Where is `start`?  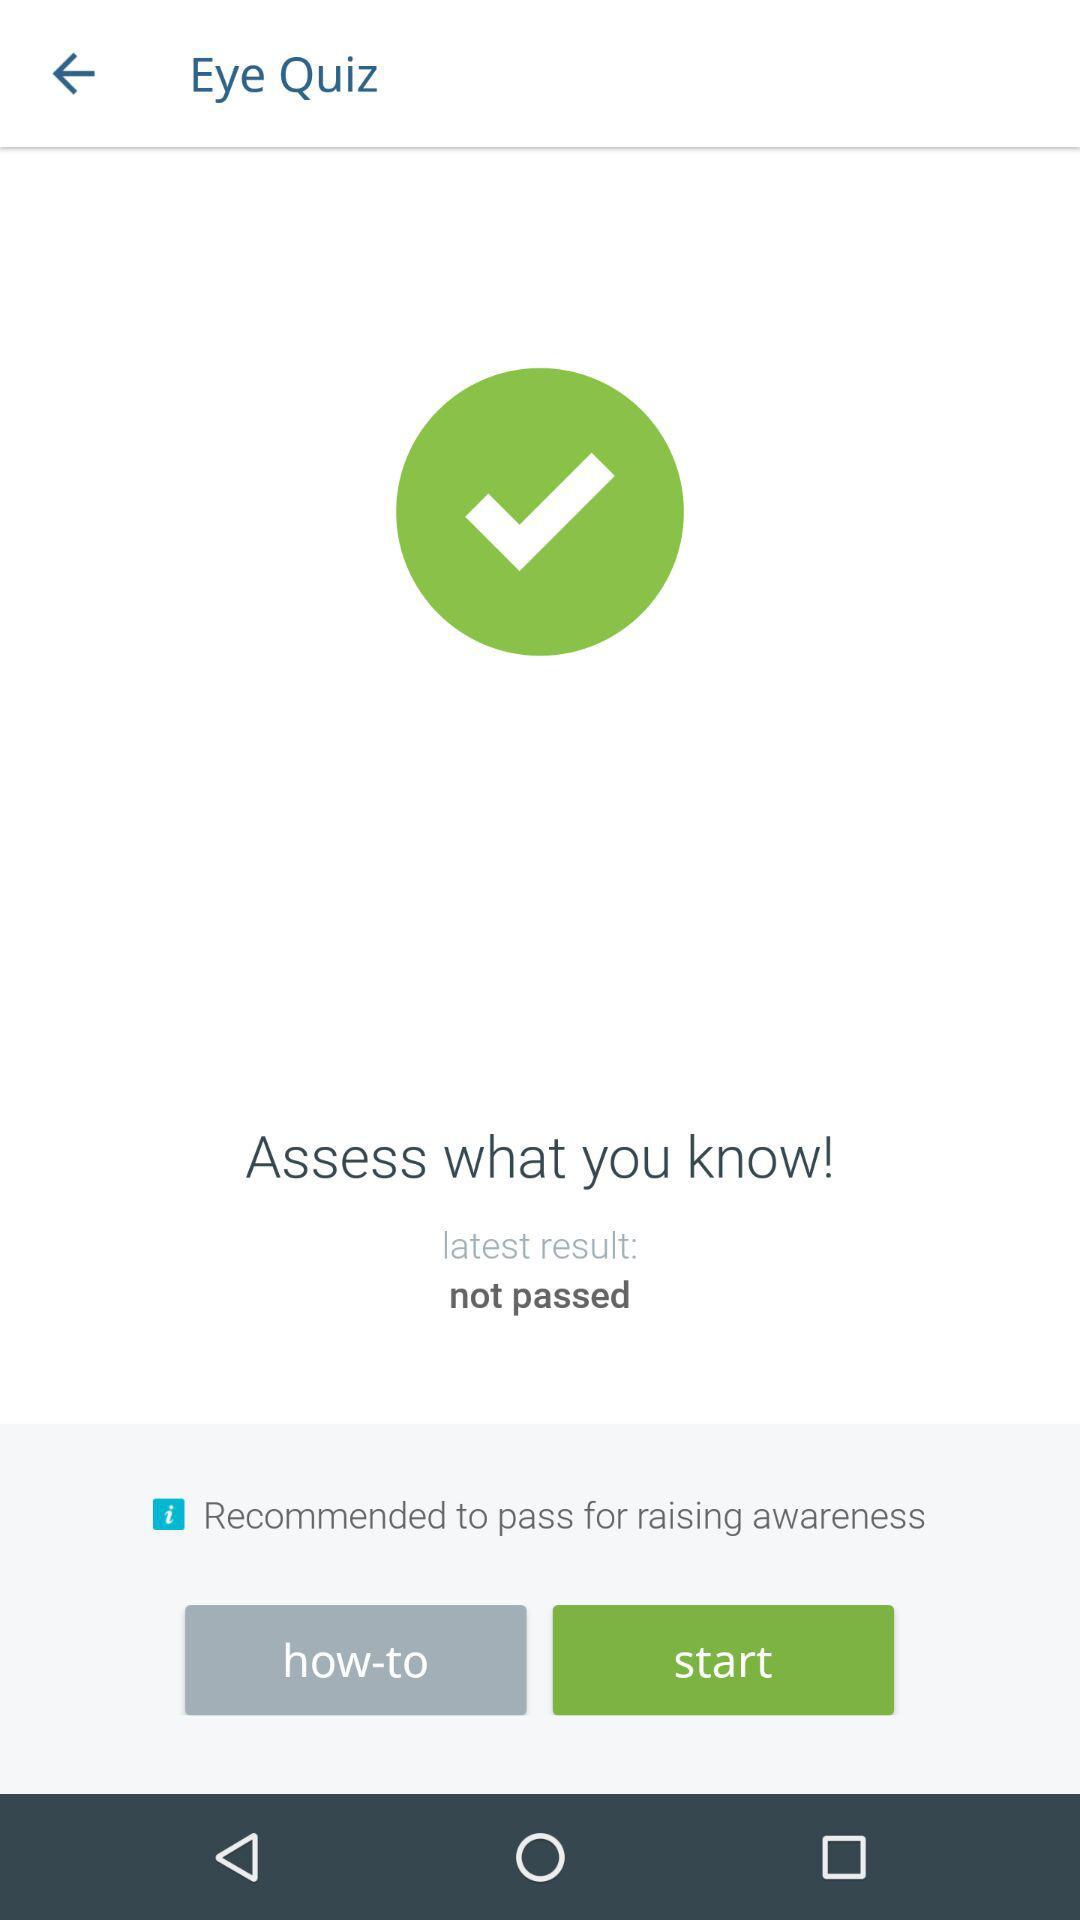 start is located at coordinates (723, 1660).